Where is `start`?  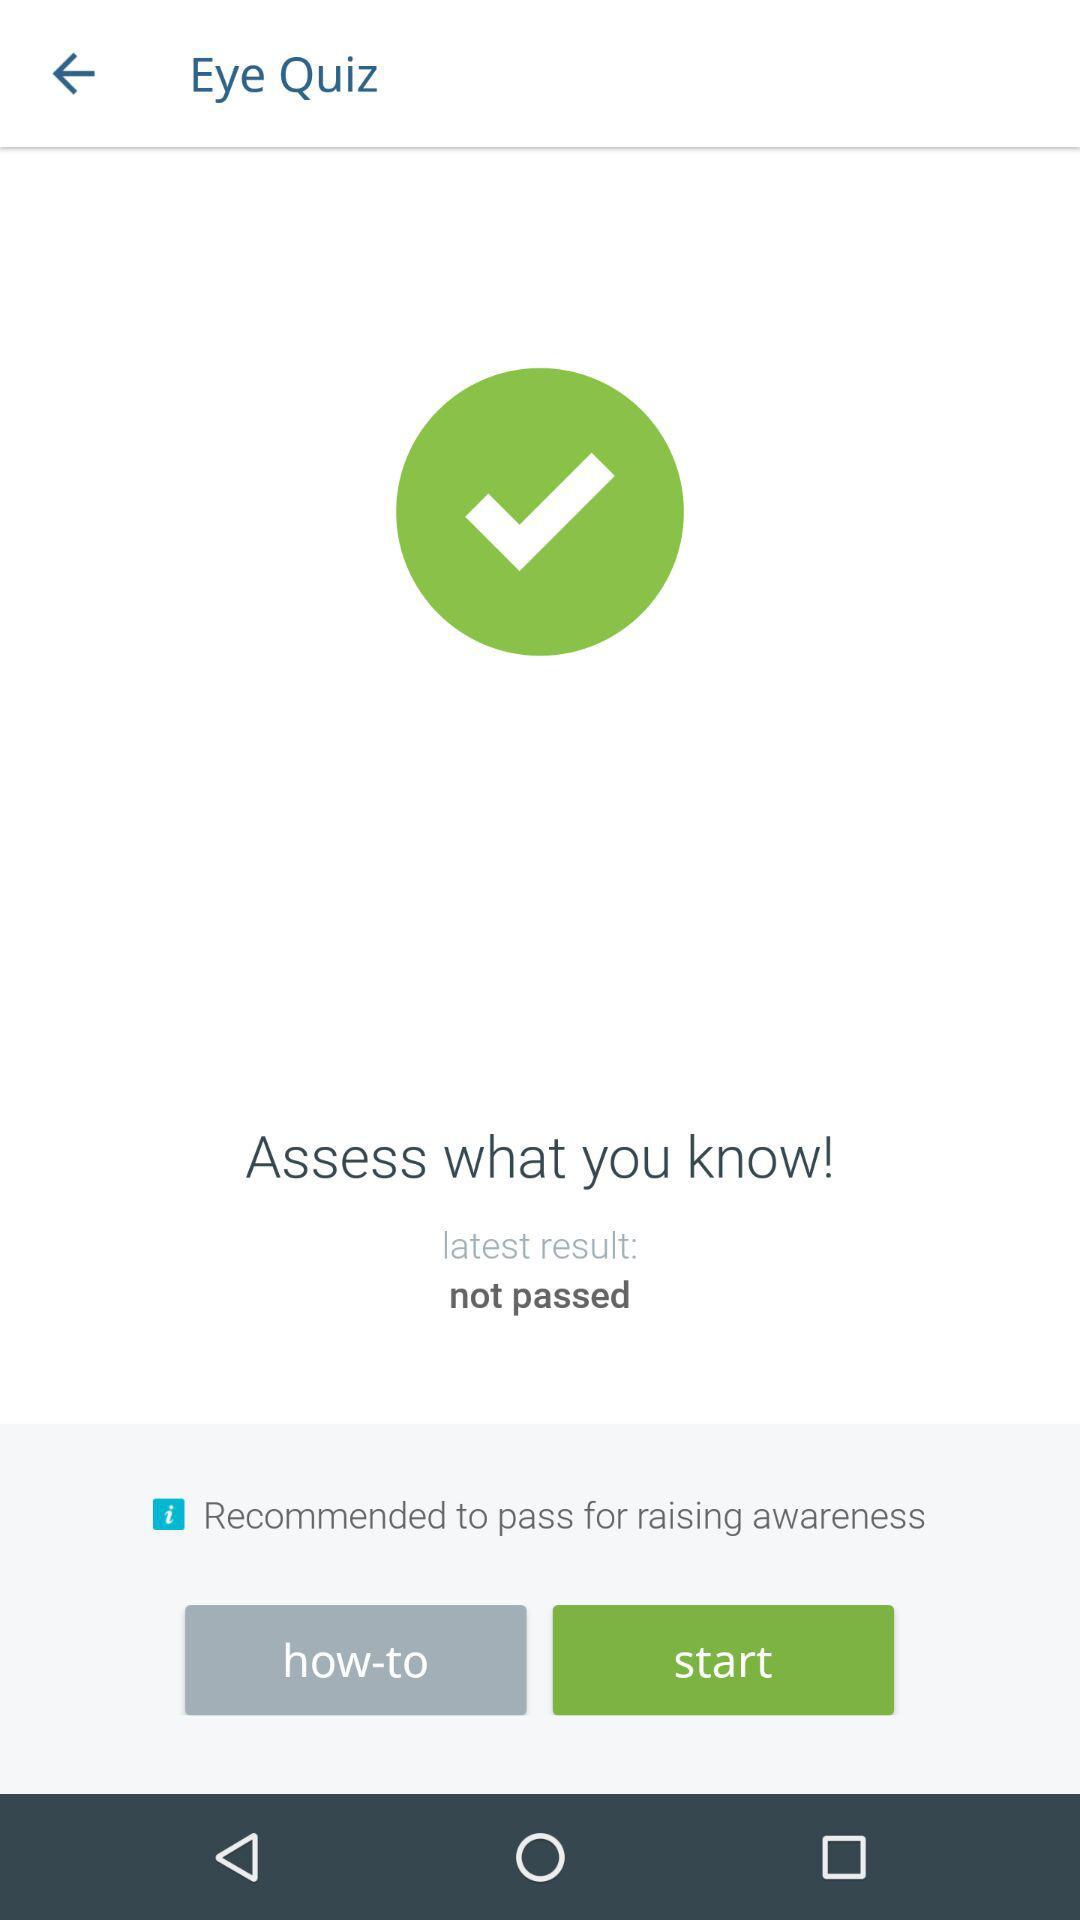 start is located at coordinates (723, 1660).